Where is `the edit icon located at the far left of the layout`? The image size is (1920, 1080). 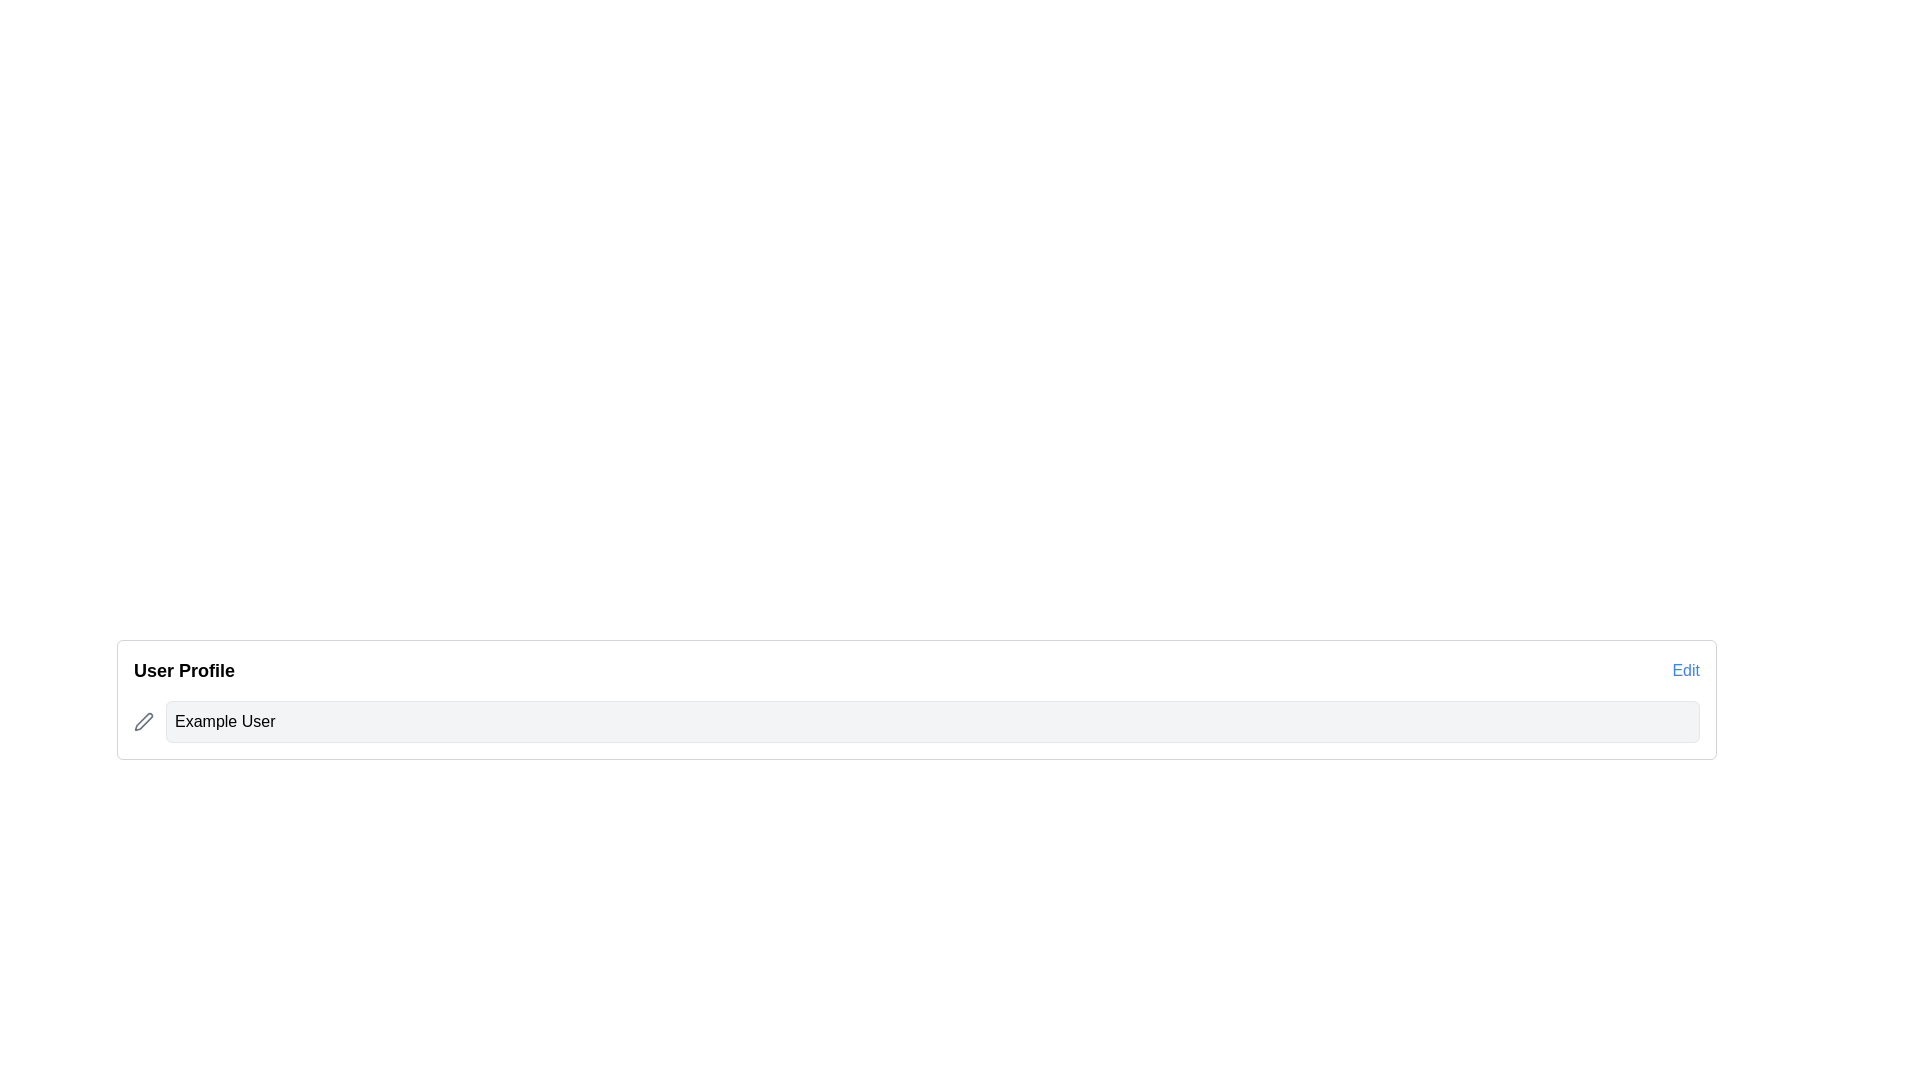
the edit icon located at the far left of the layout is located at coordinates (143, 721).